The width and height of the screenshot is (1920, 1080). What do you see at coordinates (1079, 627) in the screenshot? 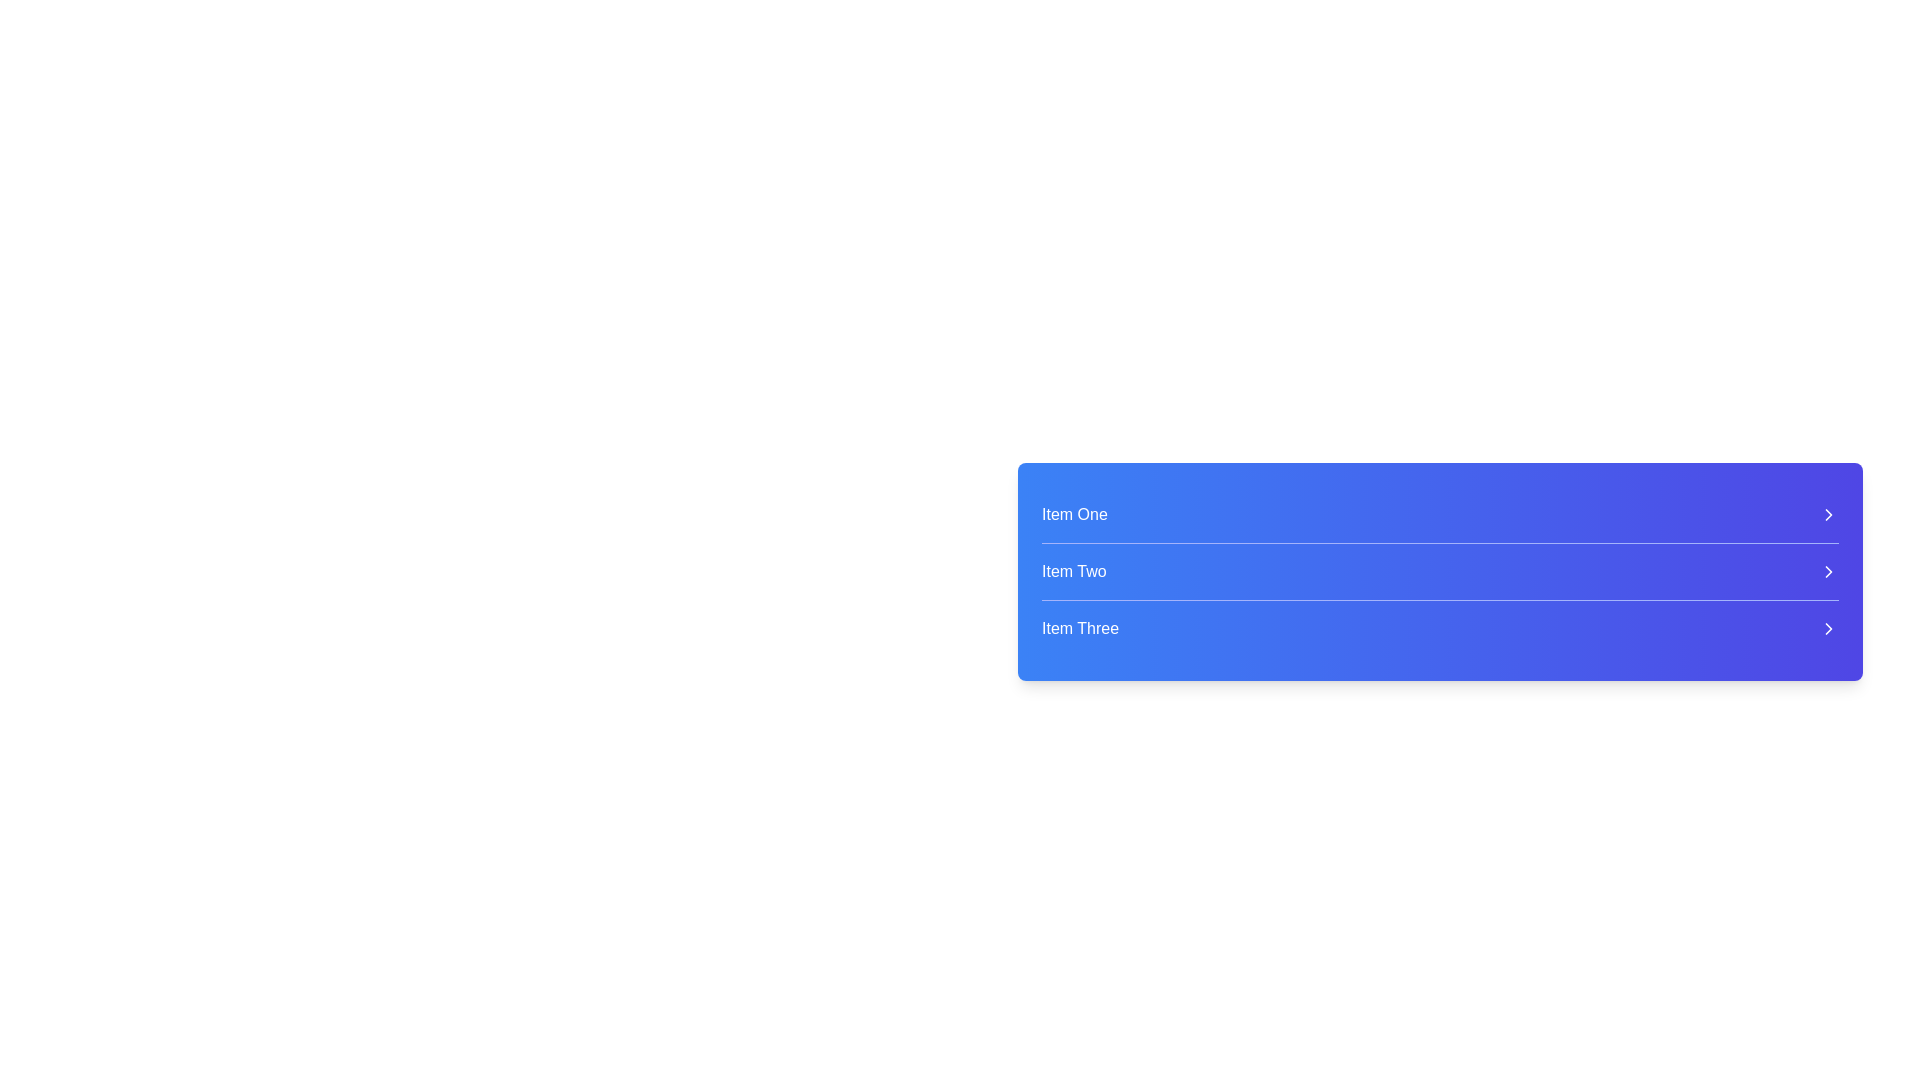
I see `the text label displaying 'Item Three' on a blue background located in the bottom section of the vertically stacked menu` at bounding box center [1079, 627].